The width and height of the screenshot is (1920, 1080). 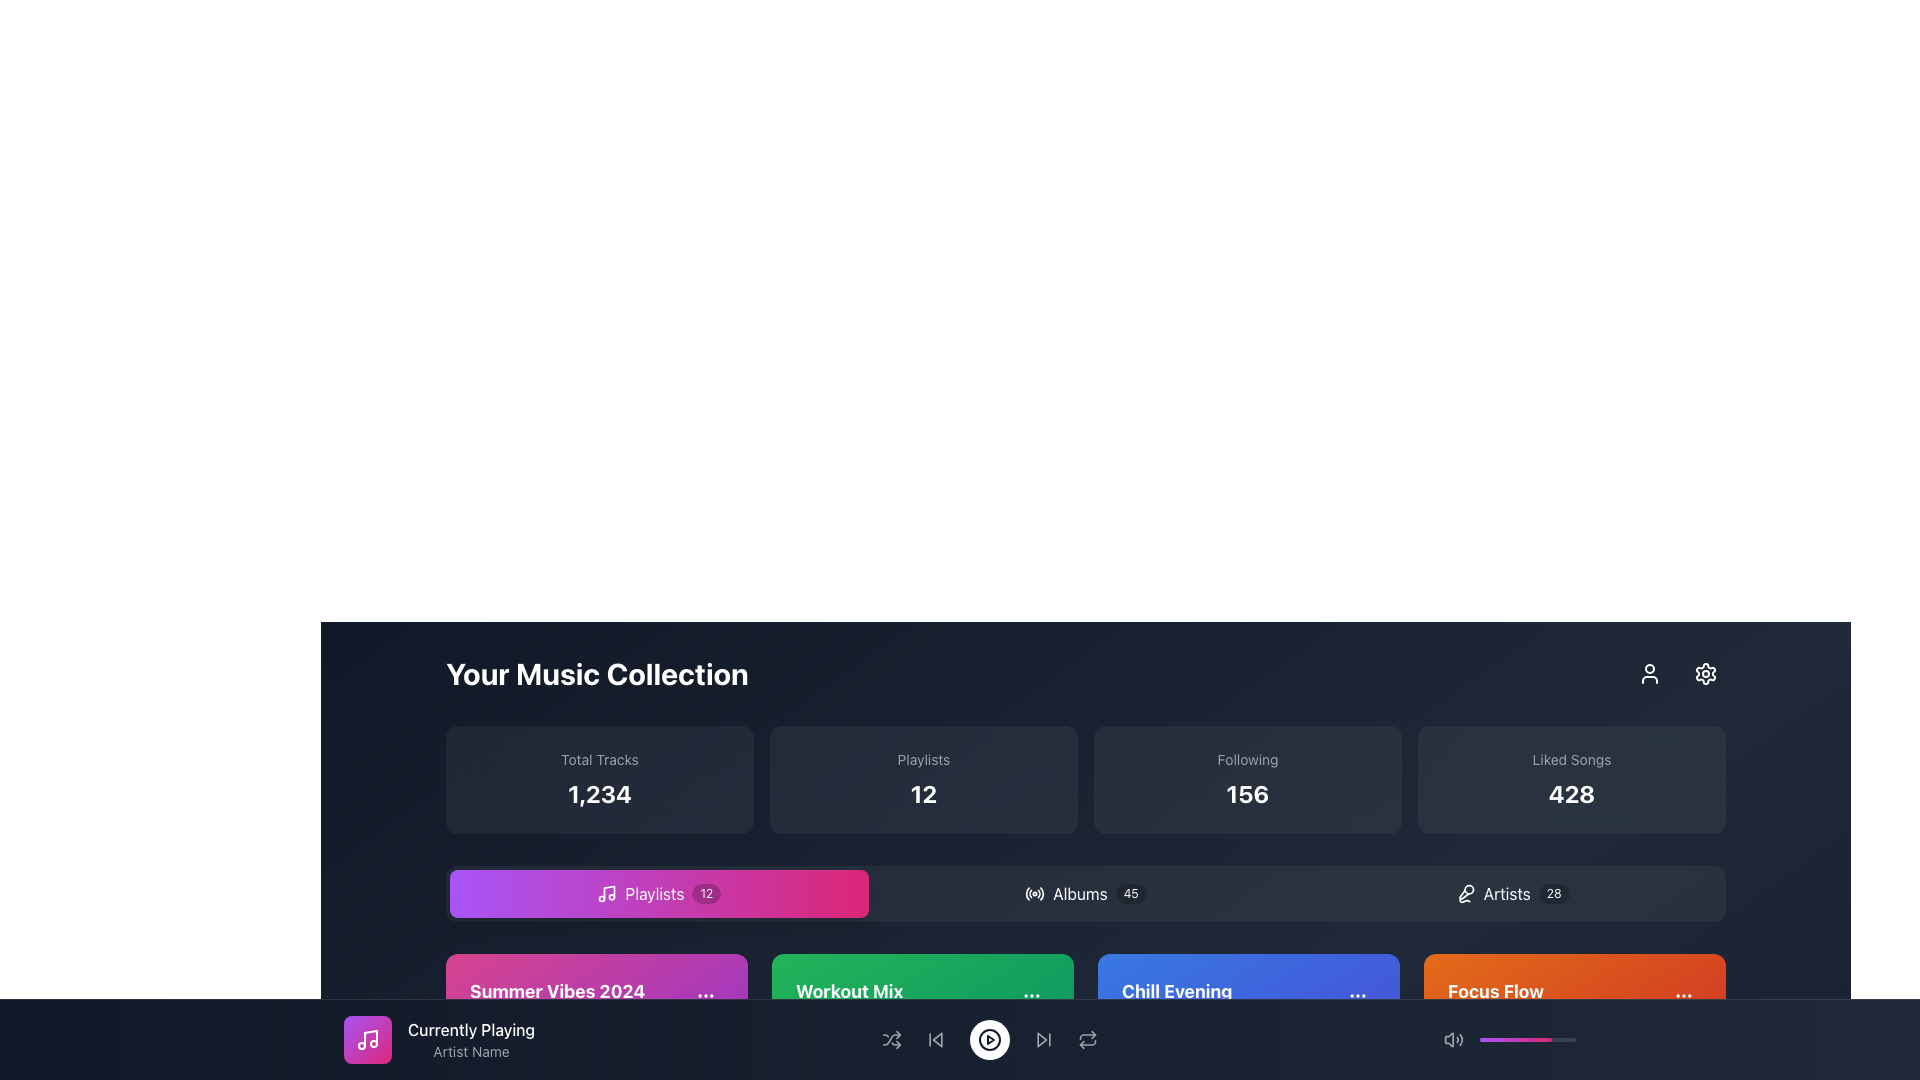 I want to click on the 'Albums' text label, so click(x=1079, y=893).